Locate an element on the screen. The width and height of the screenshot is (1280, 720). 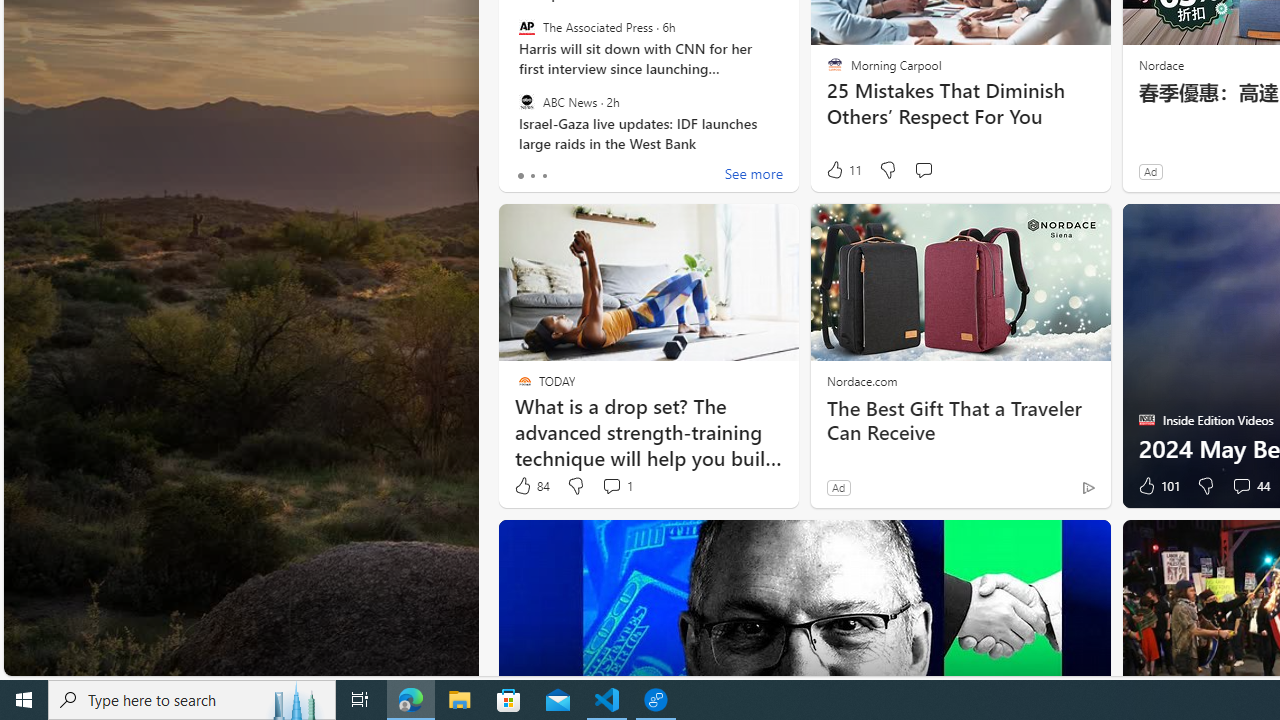
'ABC News' is located at coordinates (526, 101).